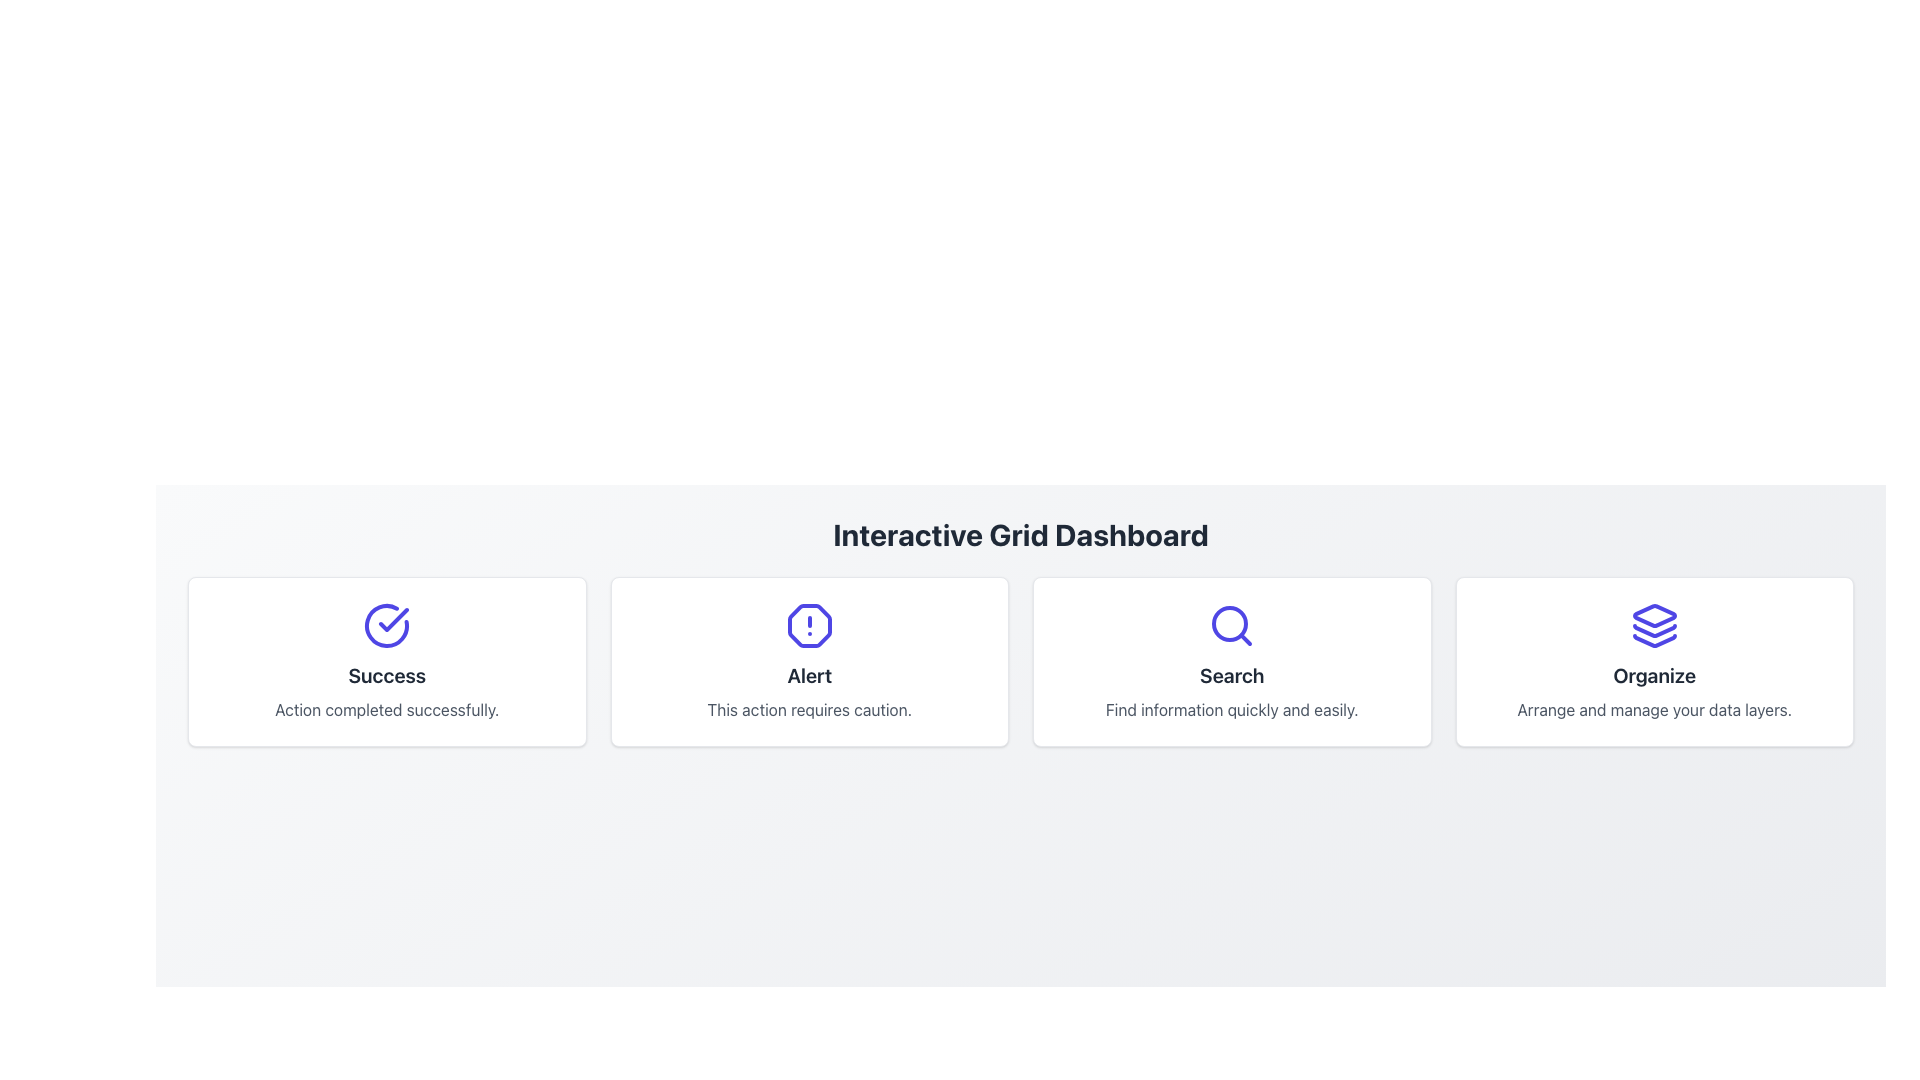 The width and height of the screenshot is (1920, 1080). I want to click on the second card in a row of four, which displays an alert message to caution the user, so click(809, 662).